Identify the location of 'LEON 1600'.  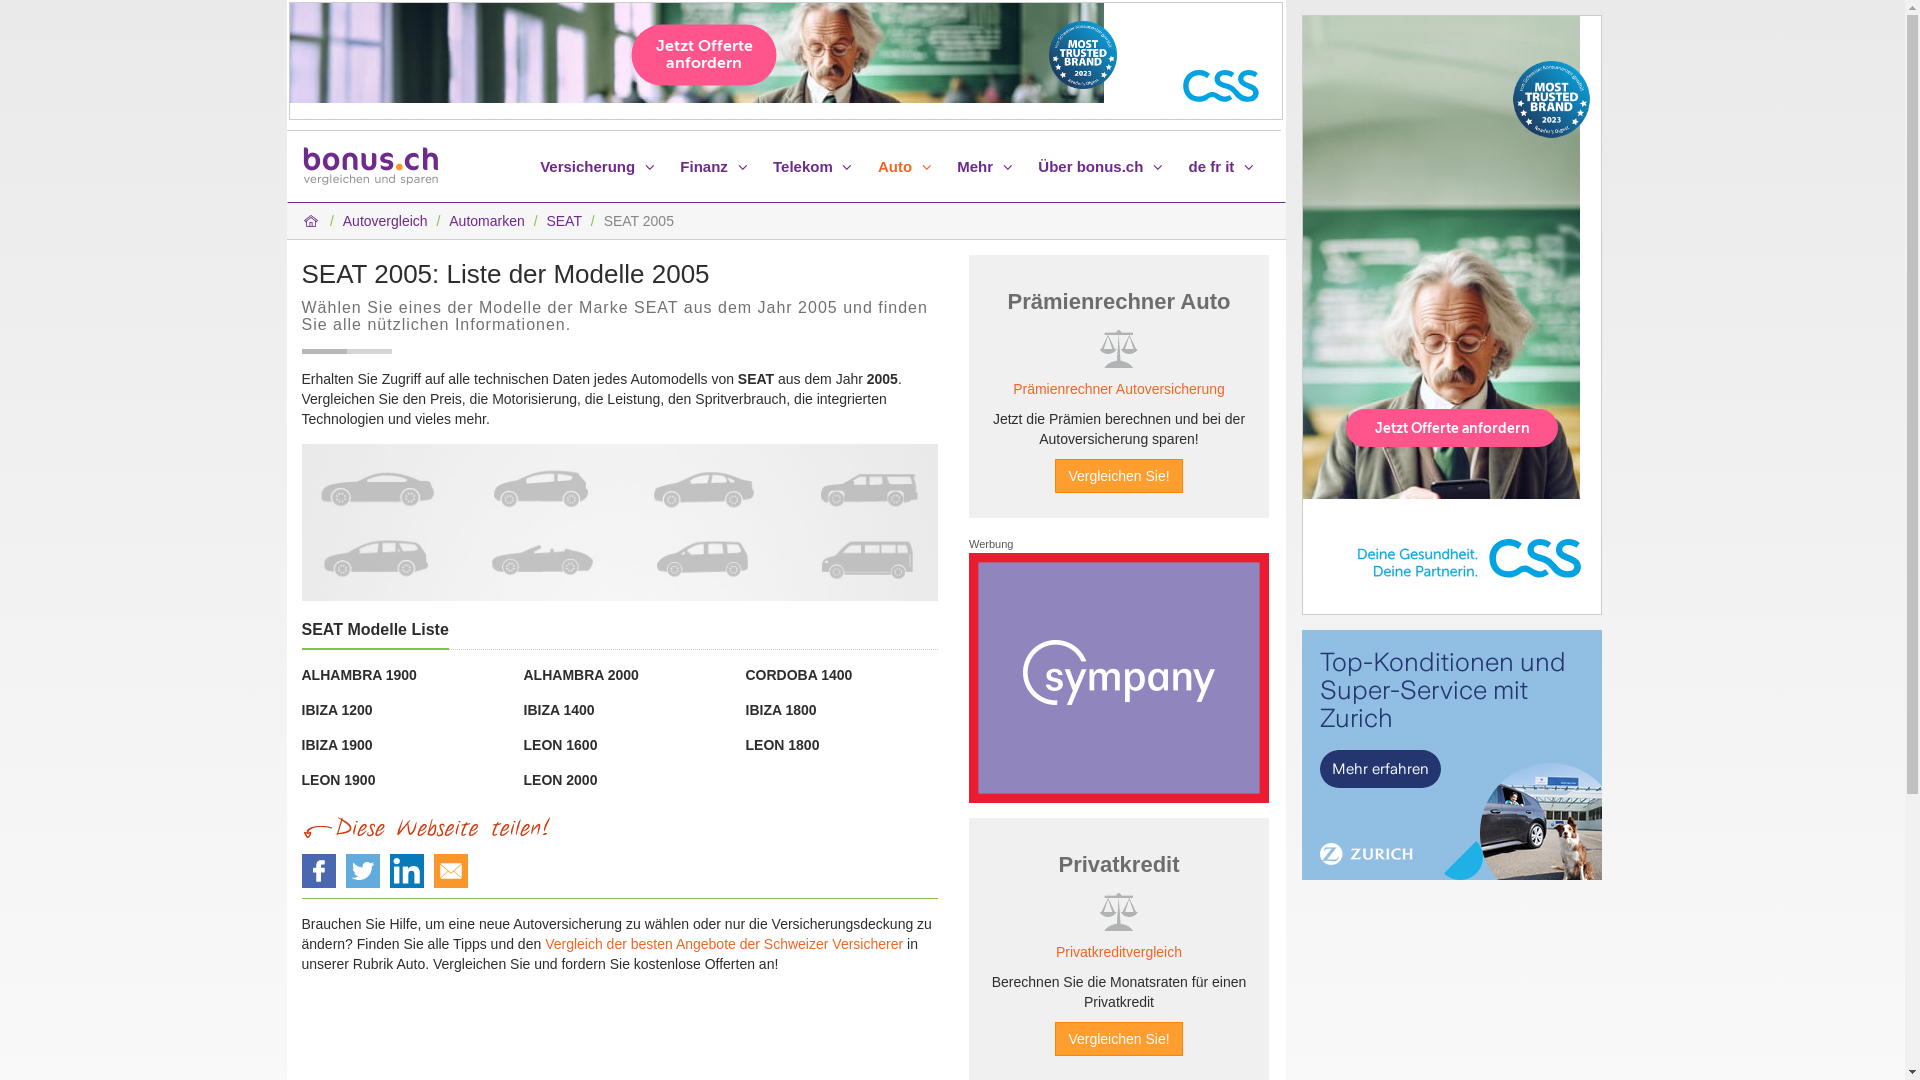
(560, 744).